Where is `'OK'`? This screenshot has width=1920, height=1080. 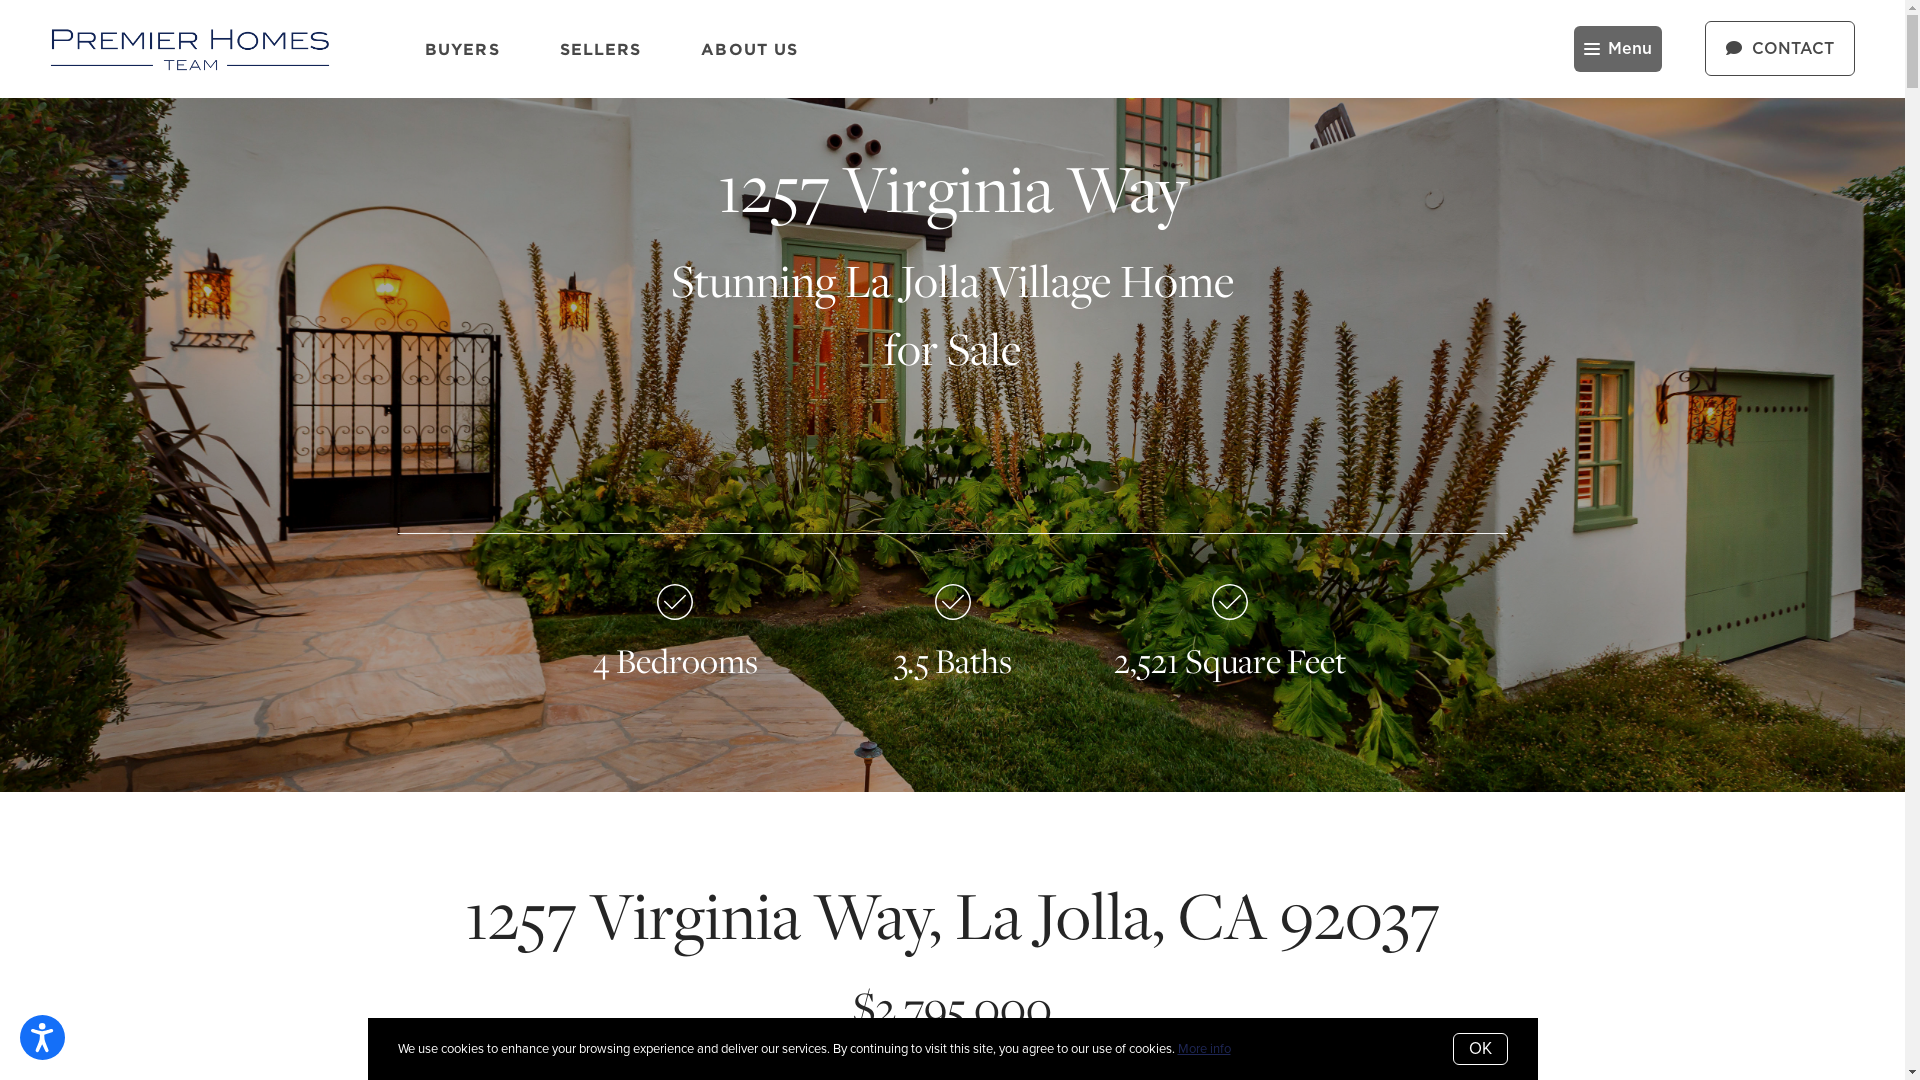
'OK' is located at coordinates (1479, 1048).